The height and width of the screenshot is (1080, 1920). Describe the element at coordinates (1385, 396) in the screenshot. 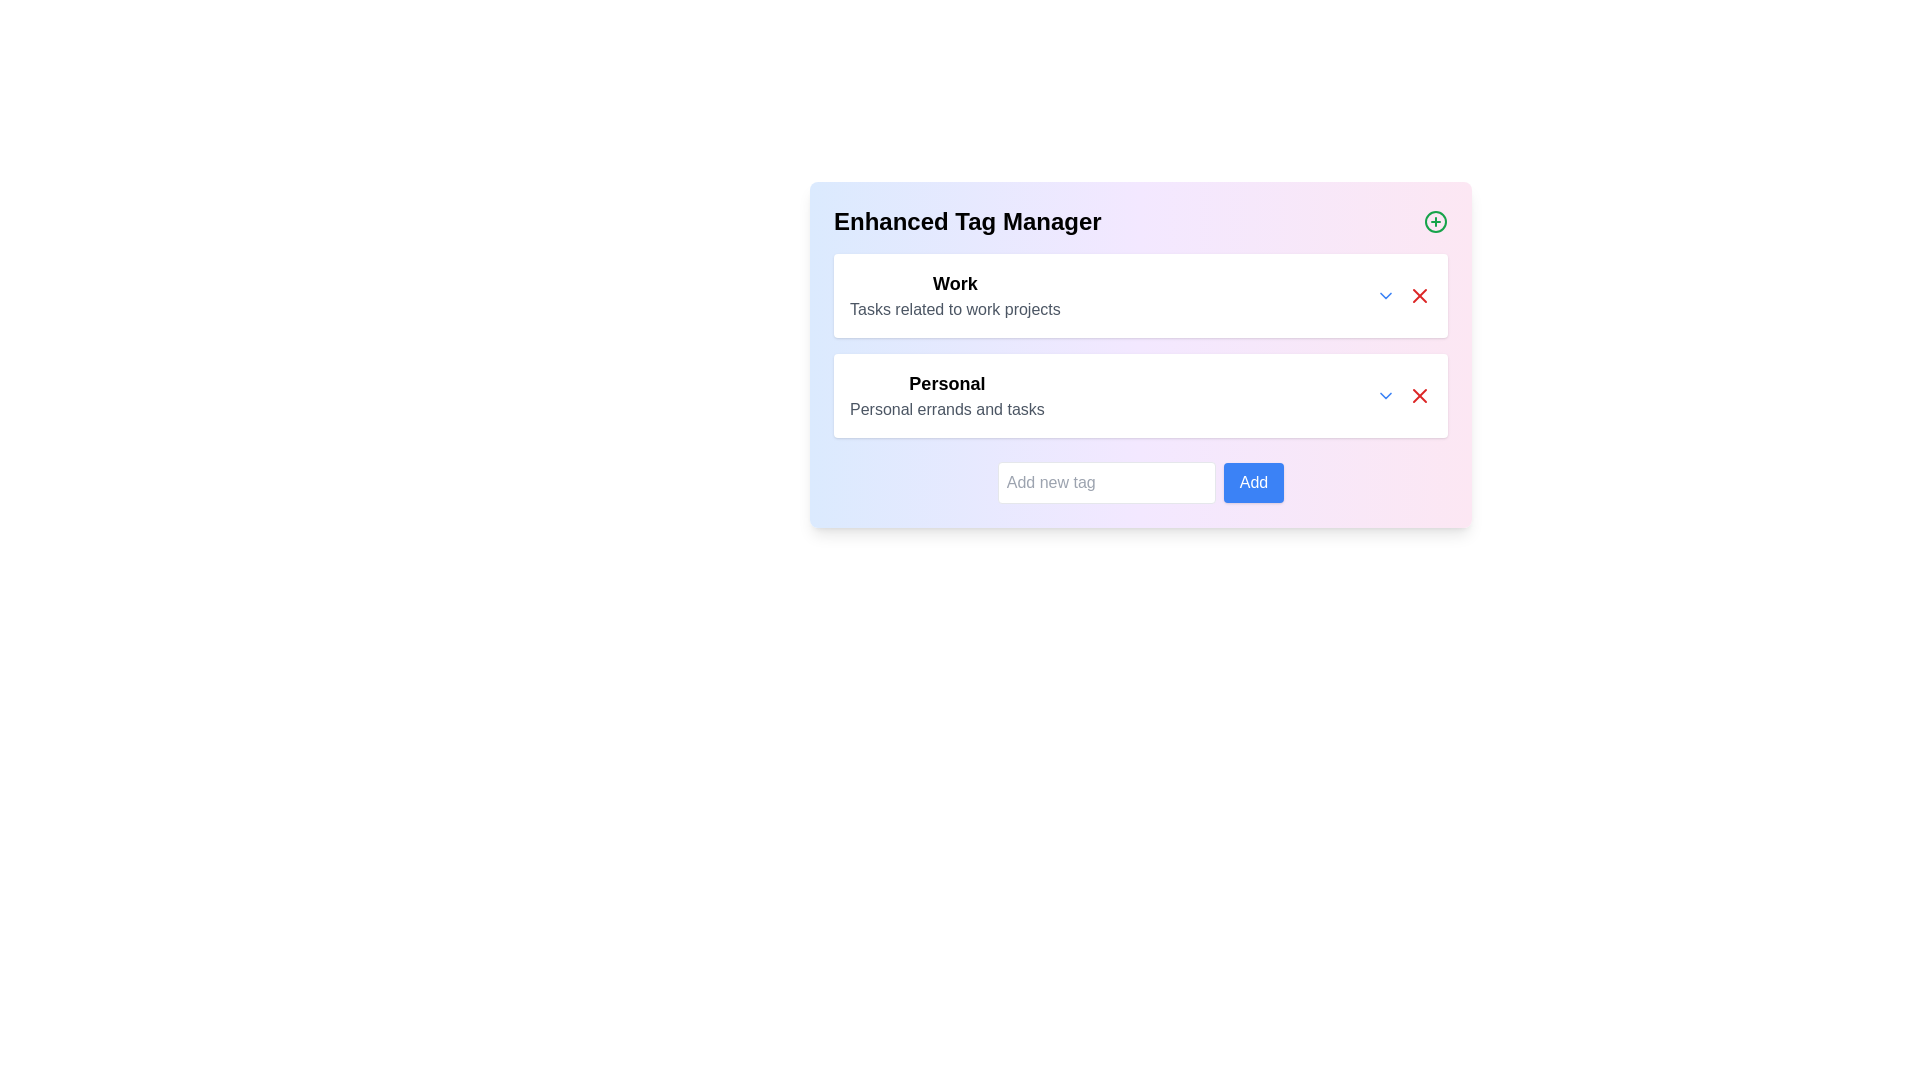

I see `the toggle icon located to the right of the label 'Personal' in the middle section of the modal dialog` at that location.